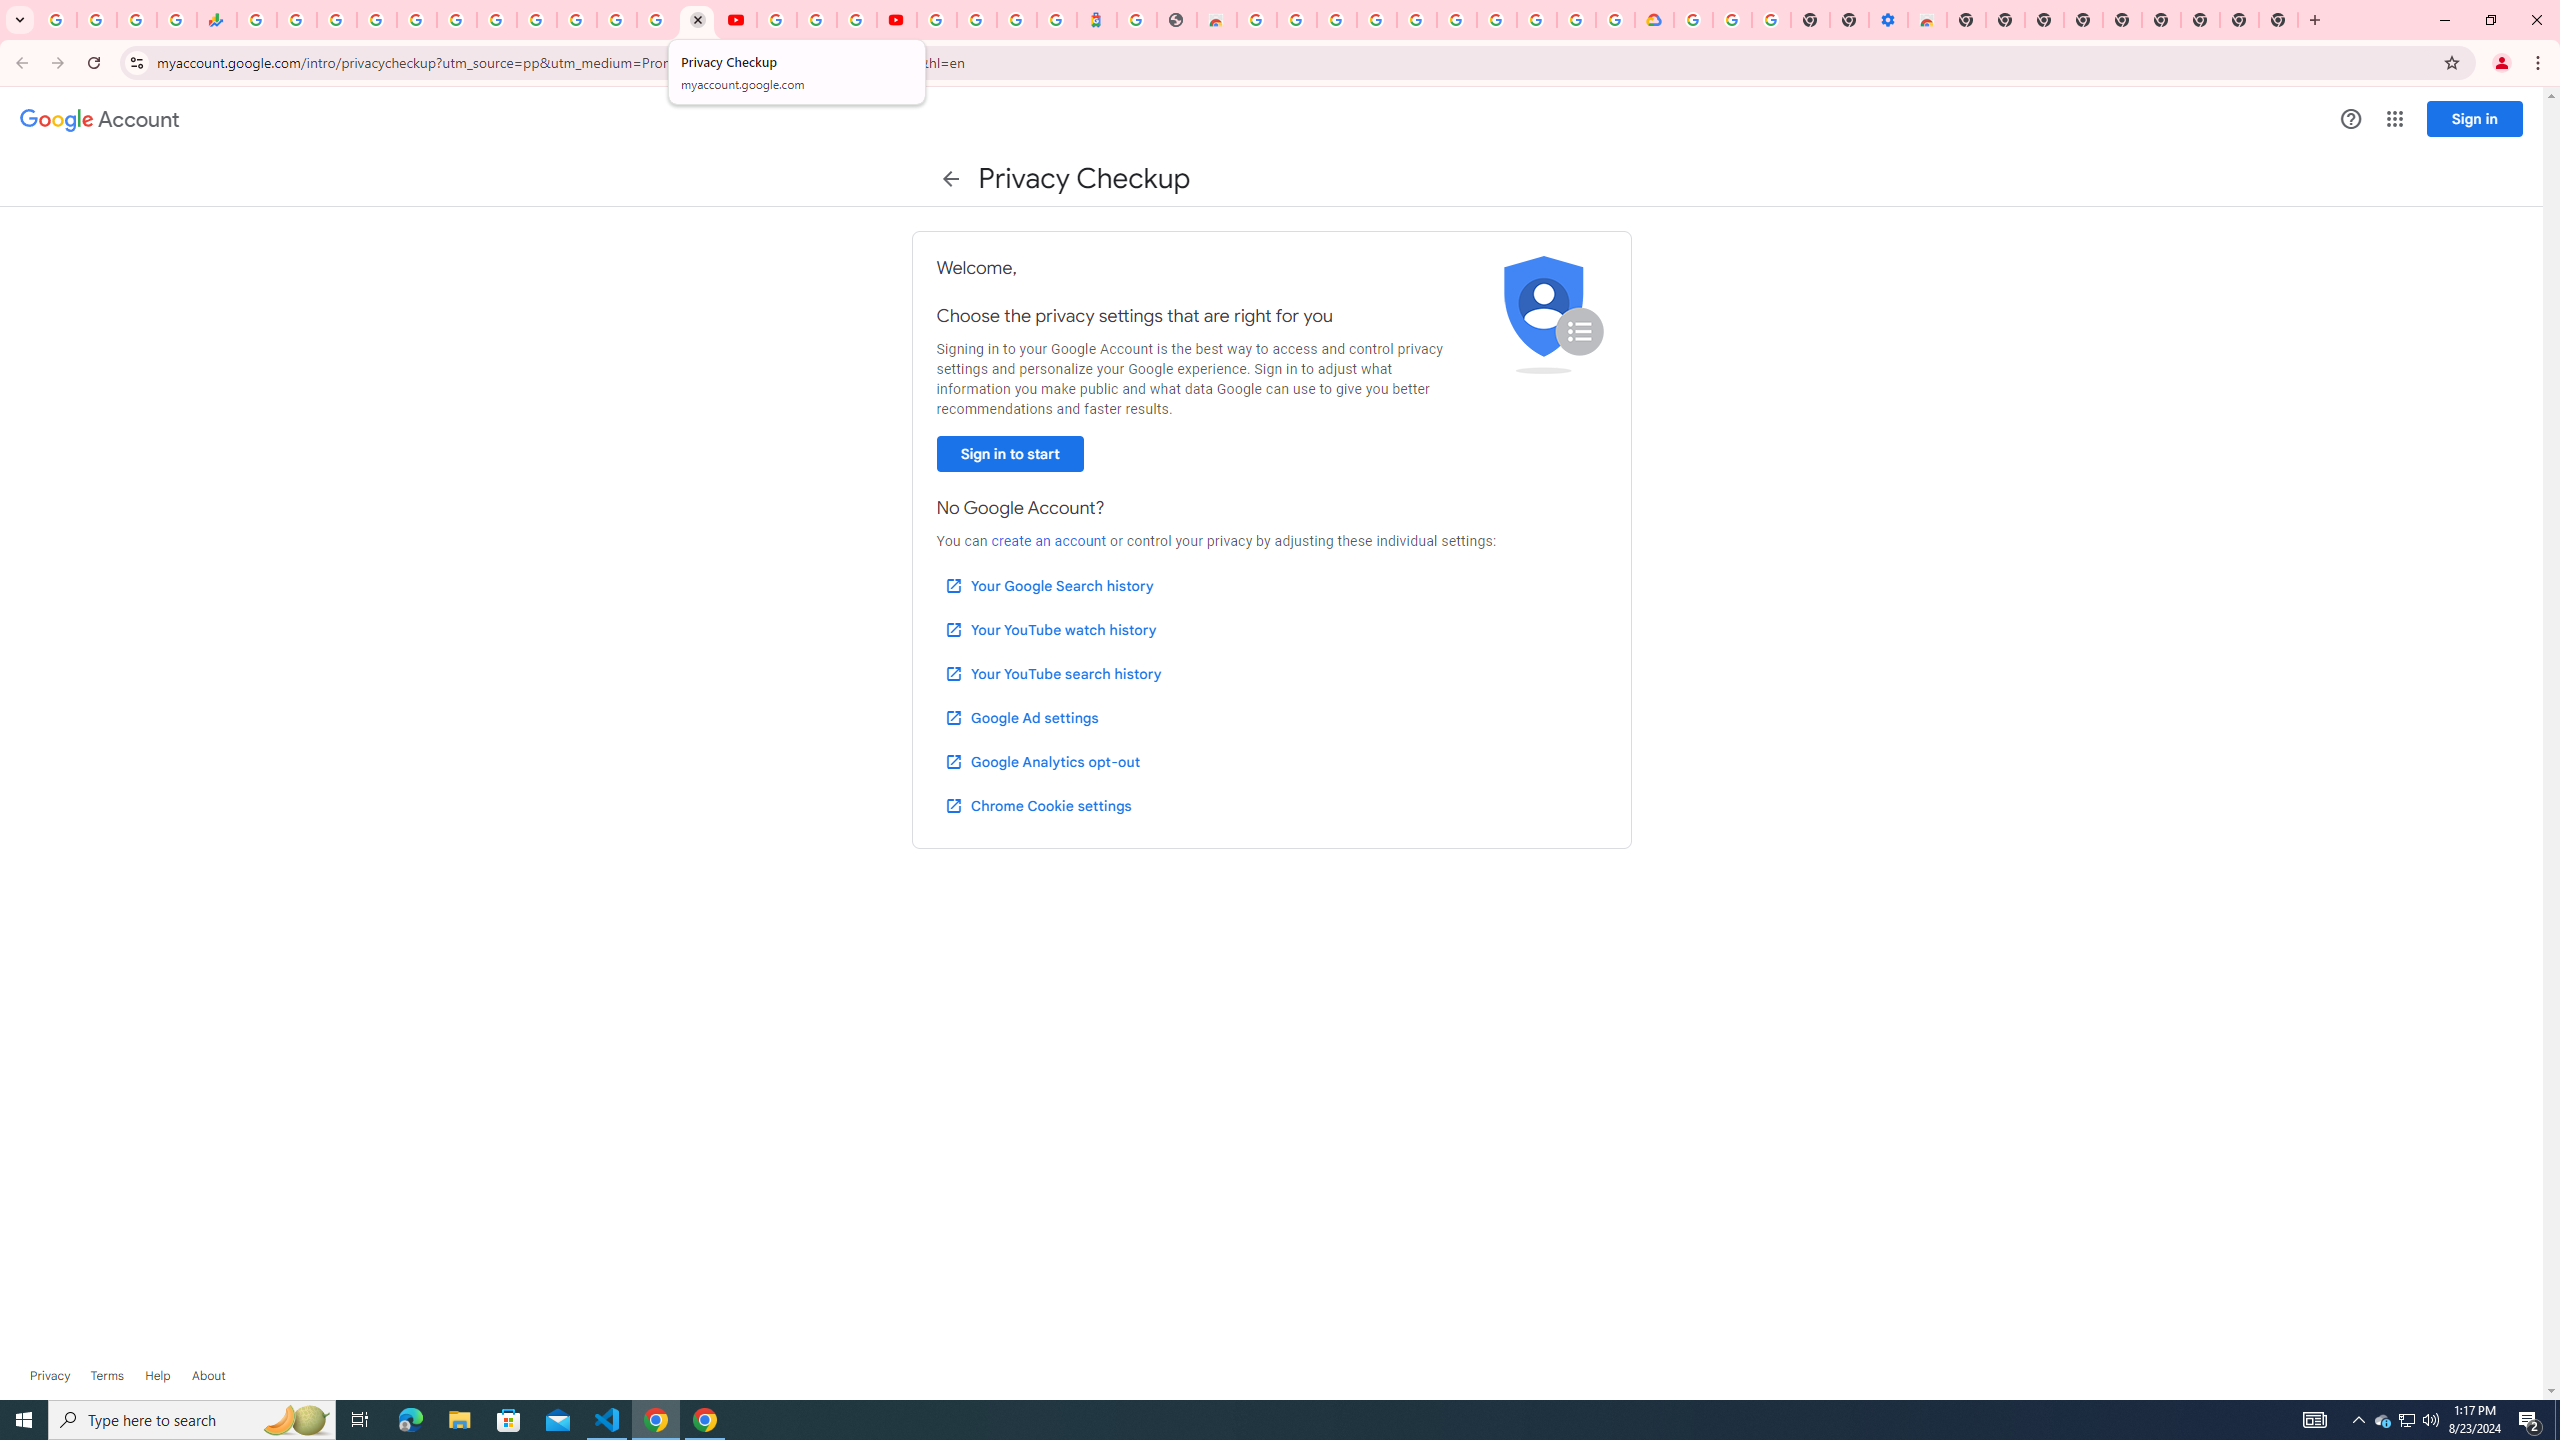 This screenshot has height=1440, width=2560. What do you see at coordinates (1008, 453) in the screenshot?
I see `'Sign in to start'` at bounding box center [1008, 453].